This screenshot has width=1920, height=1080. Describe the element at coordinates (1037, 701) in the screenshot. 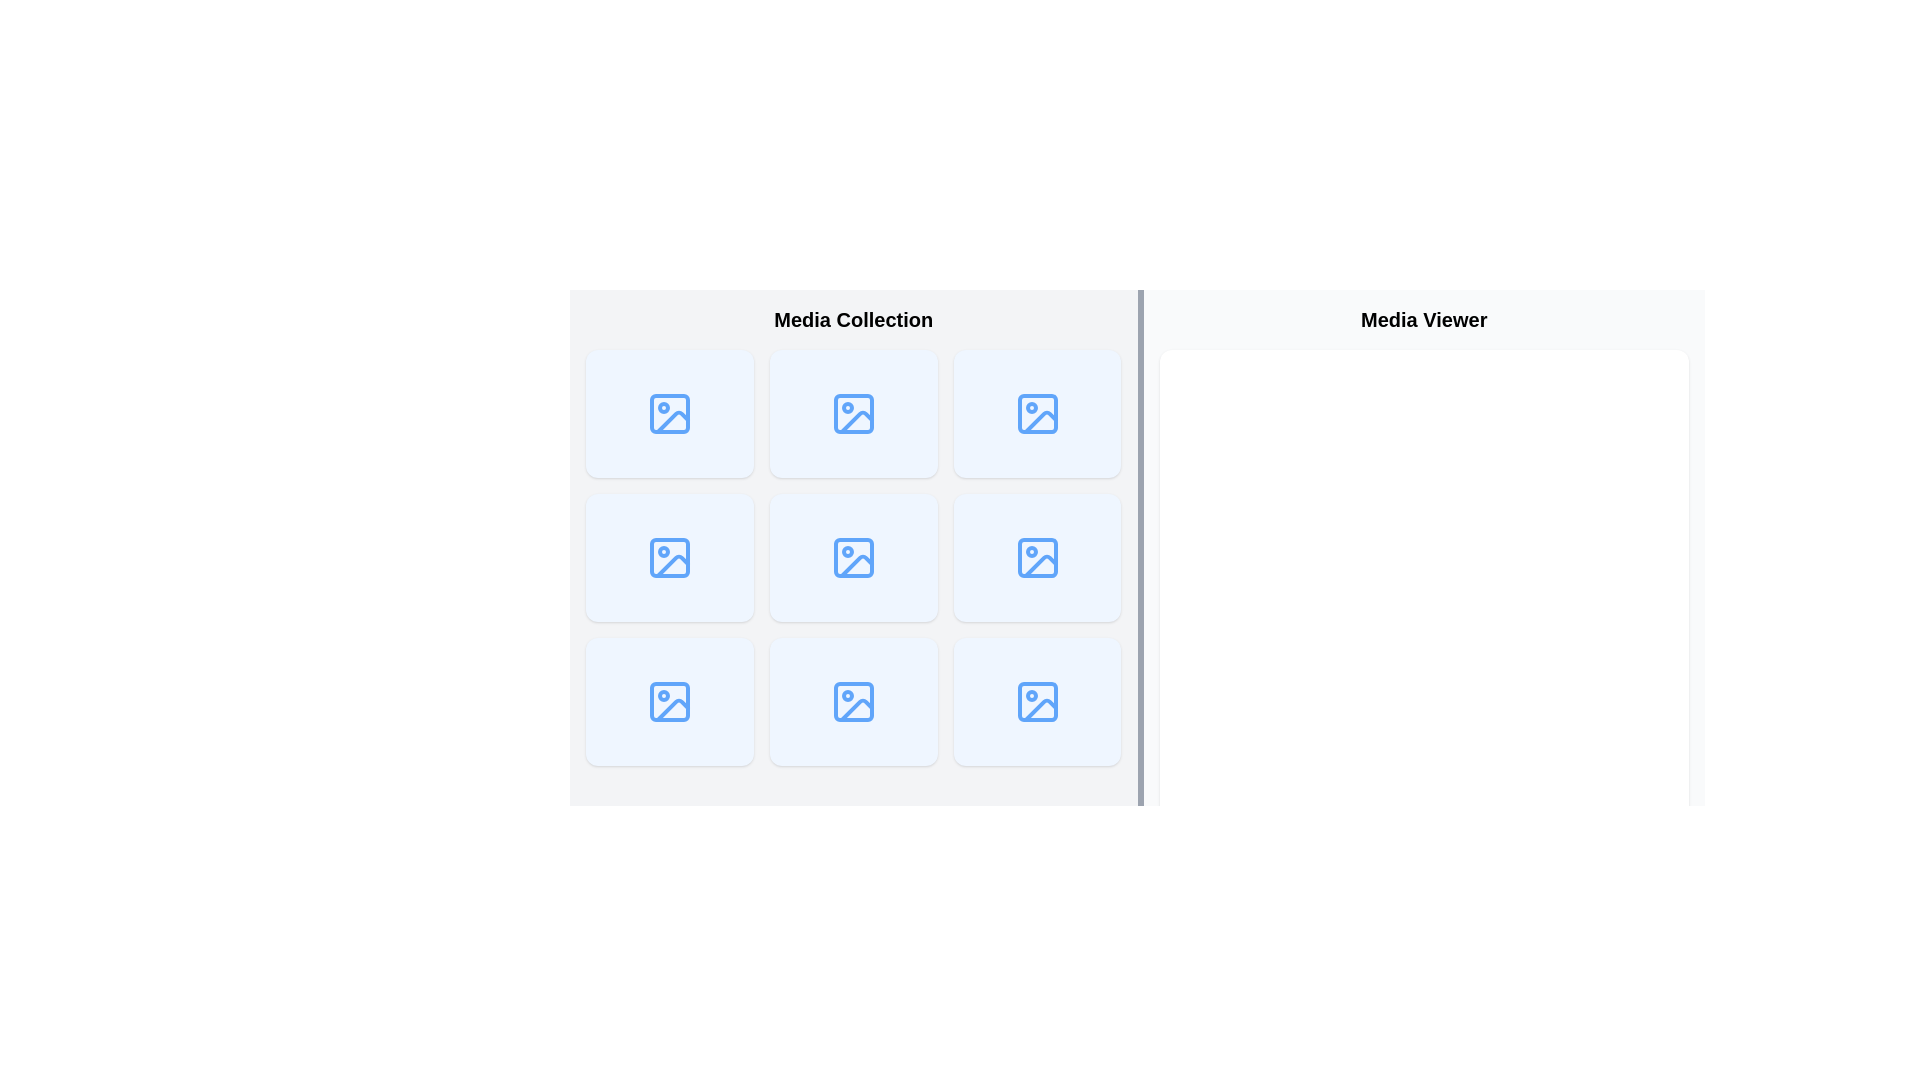

I see `the bottom-right button in the 'Media Collection' section that contains an SVG icon` at that location.